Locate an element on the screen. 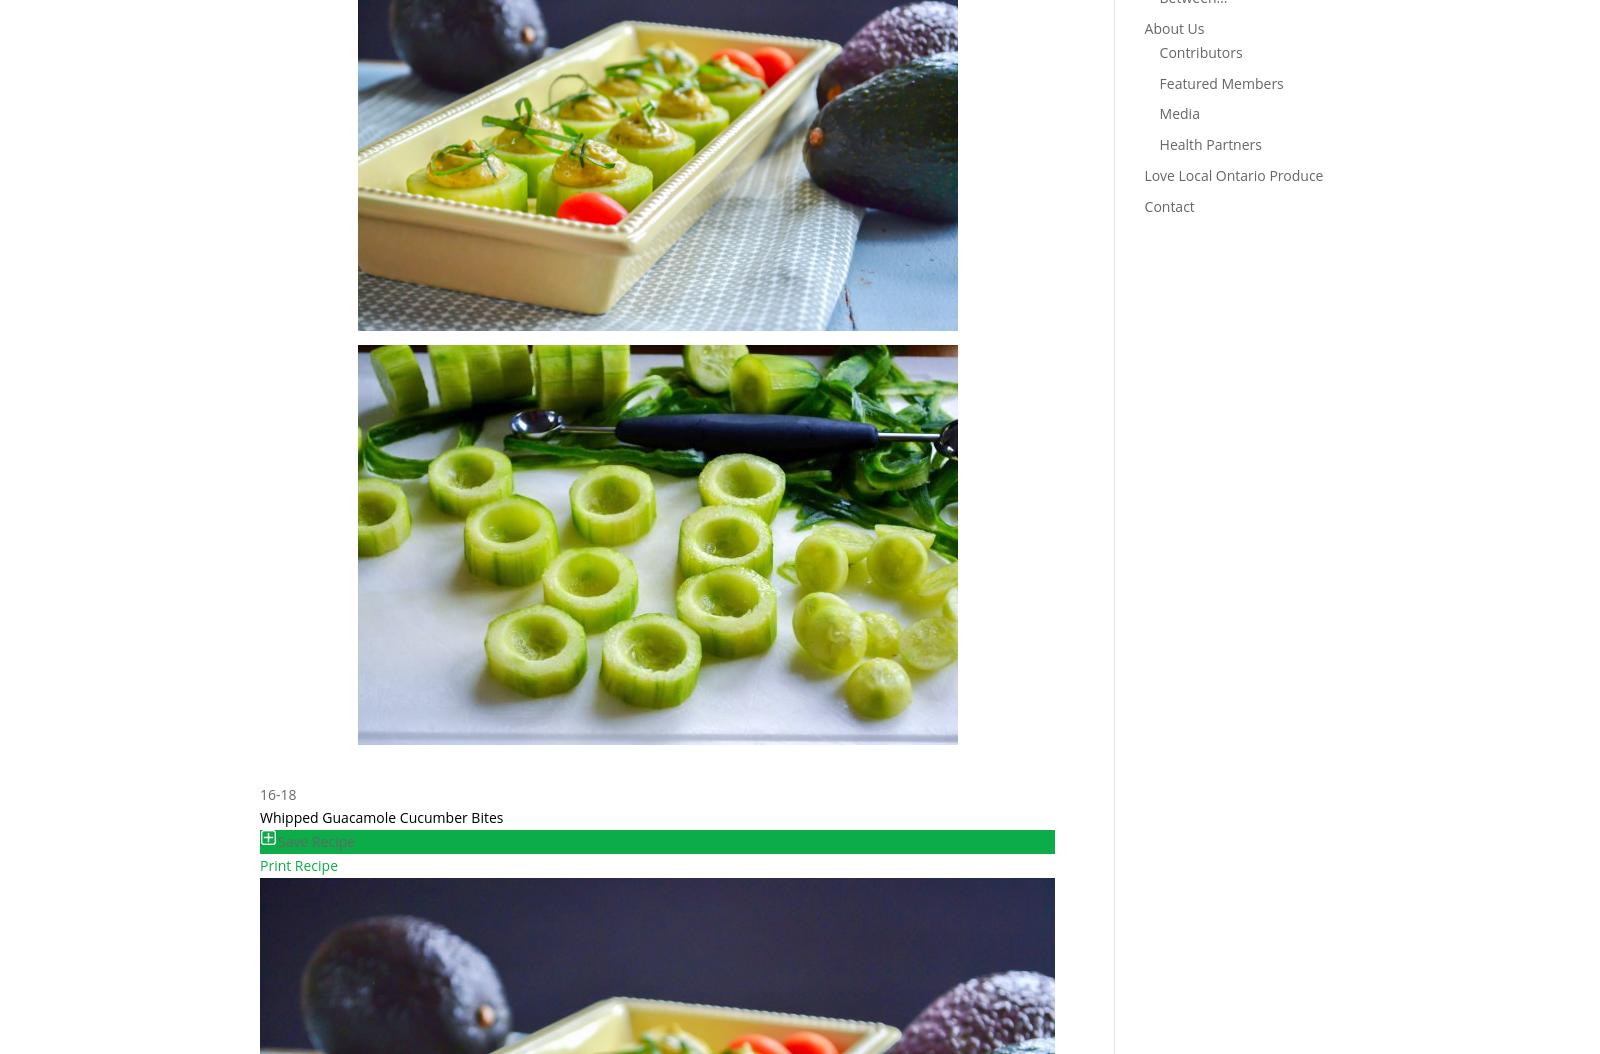  'Media' is located at coordinates (1179, 113).